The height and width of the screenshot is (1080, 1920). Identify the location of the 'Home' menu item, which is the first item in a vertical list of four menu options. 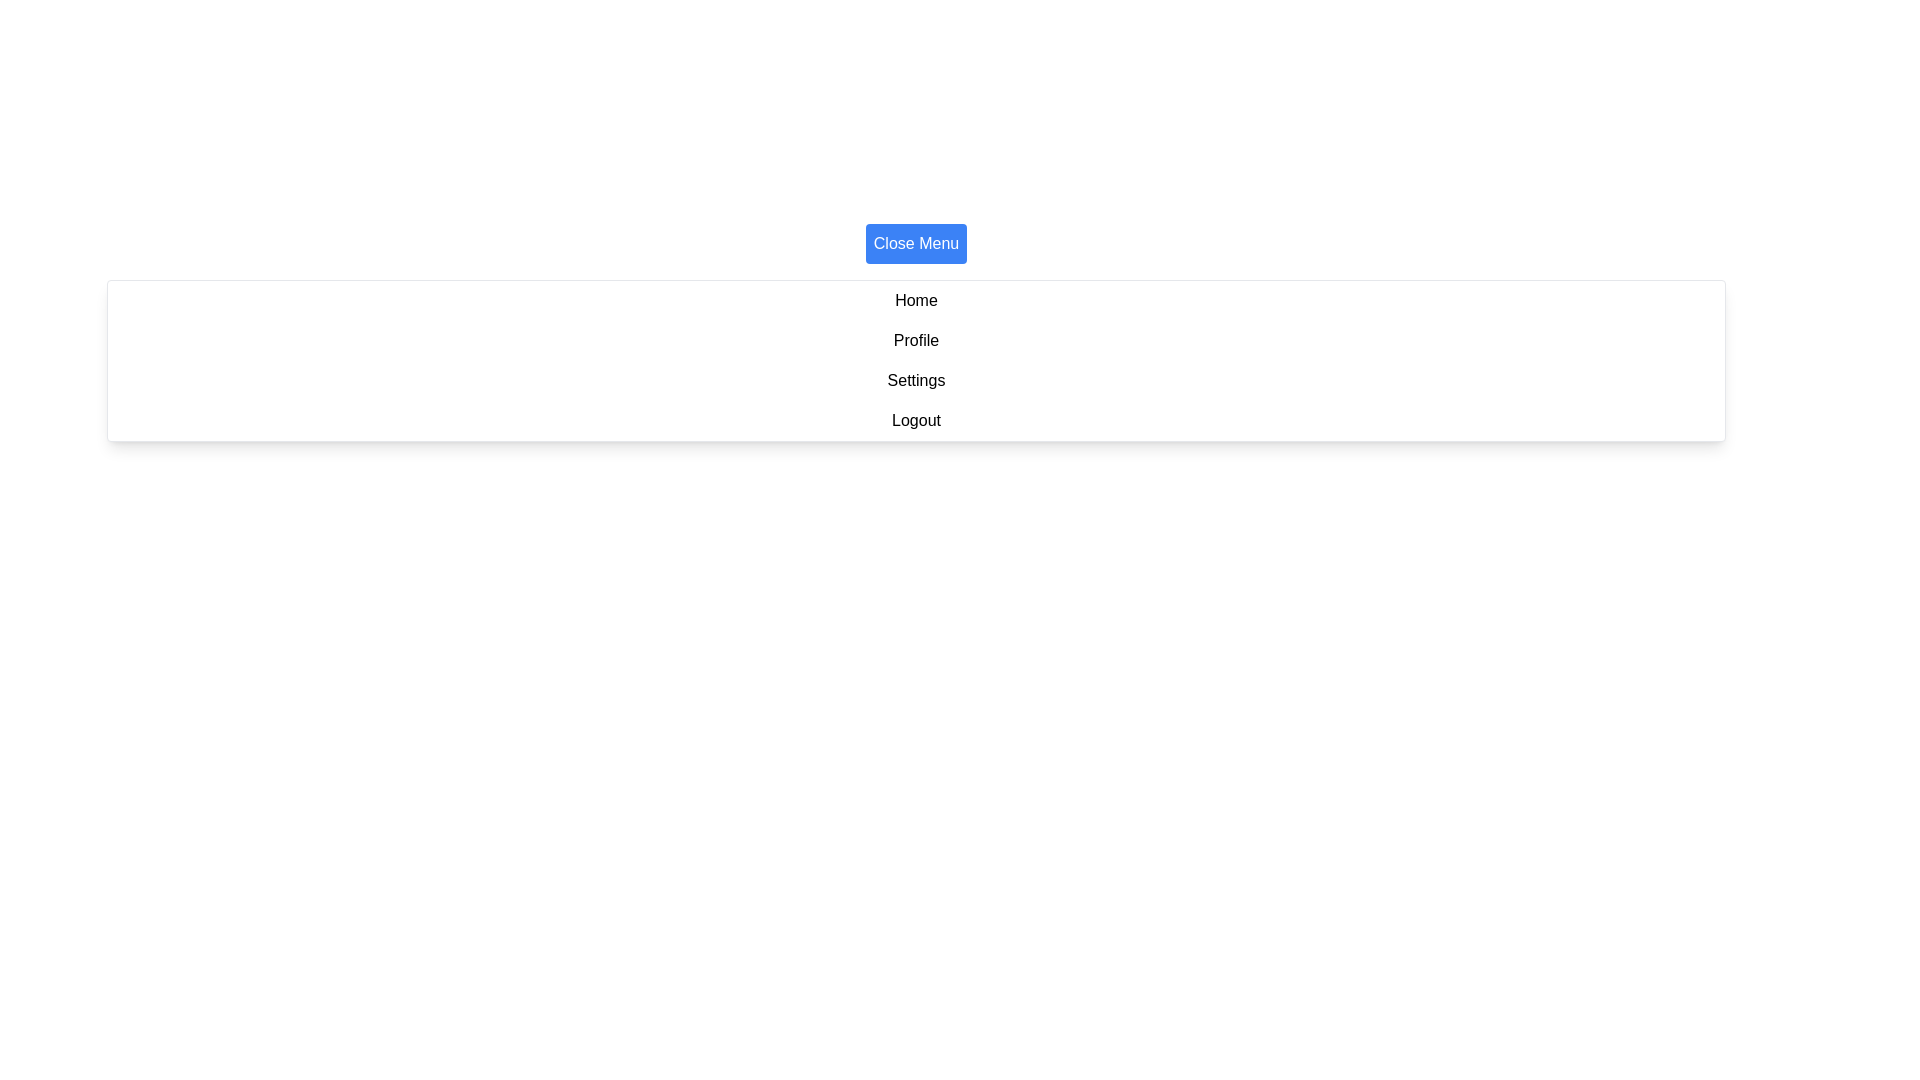
(915, 300).